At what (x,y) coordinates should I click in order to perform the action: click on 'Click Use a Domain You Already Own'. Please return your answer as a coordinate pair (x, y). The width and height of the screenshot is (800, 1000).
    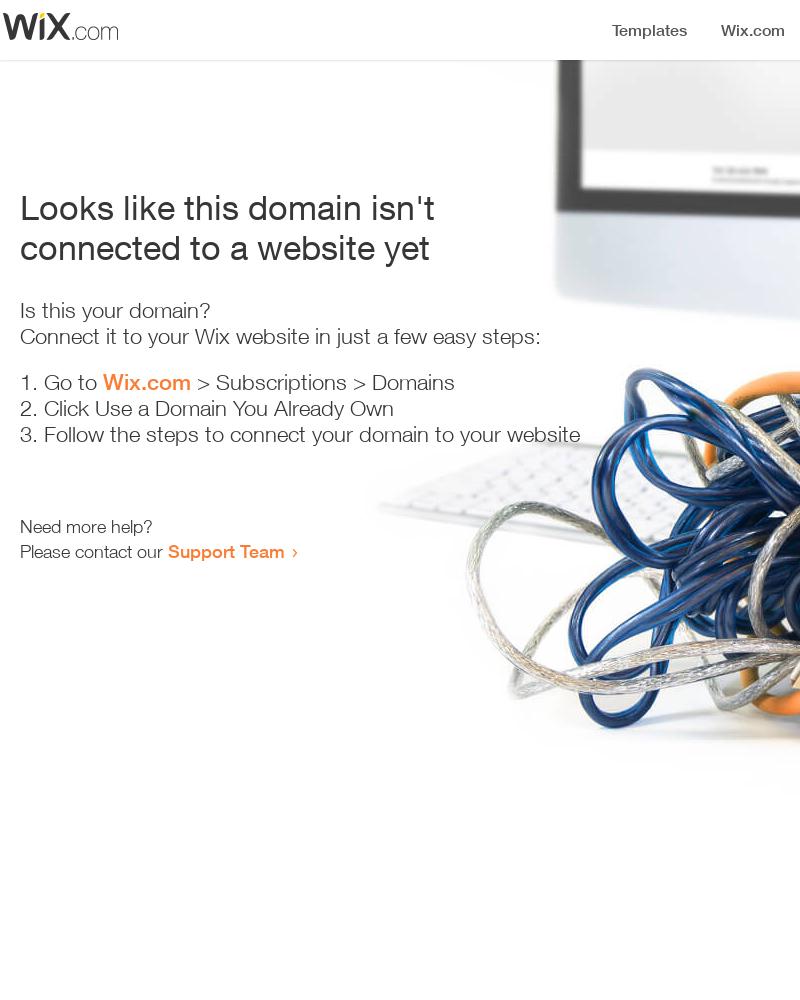
    Looking at the image, I should click on (218, 408).